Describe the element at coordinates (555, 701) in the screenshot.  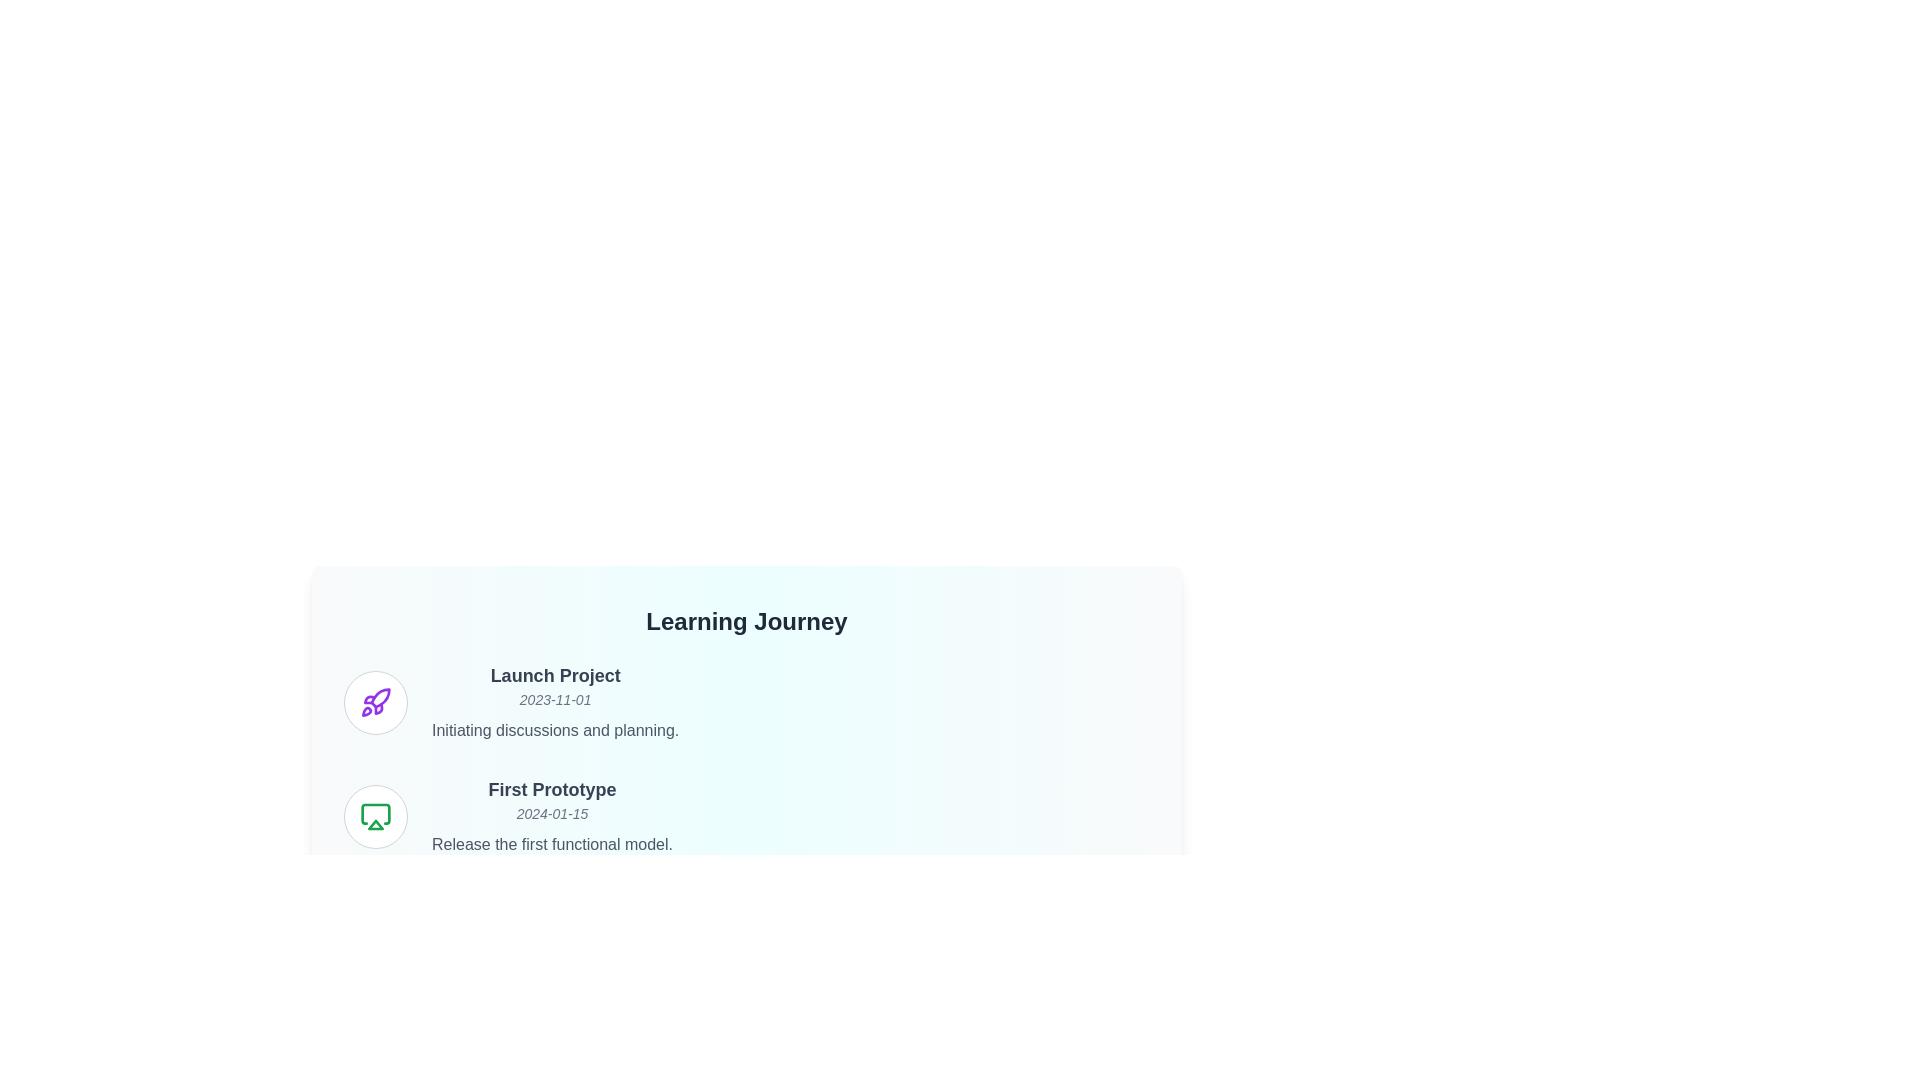
I see `the Text Block displaying 'Launch Project', '2023-11-01', and 'Initiating discussions and planning.'` at that location.